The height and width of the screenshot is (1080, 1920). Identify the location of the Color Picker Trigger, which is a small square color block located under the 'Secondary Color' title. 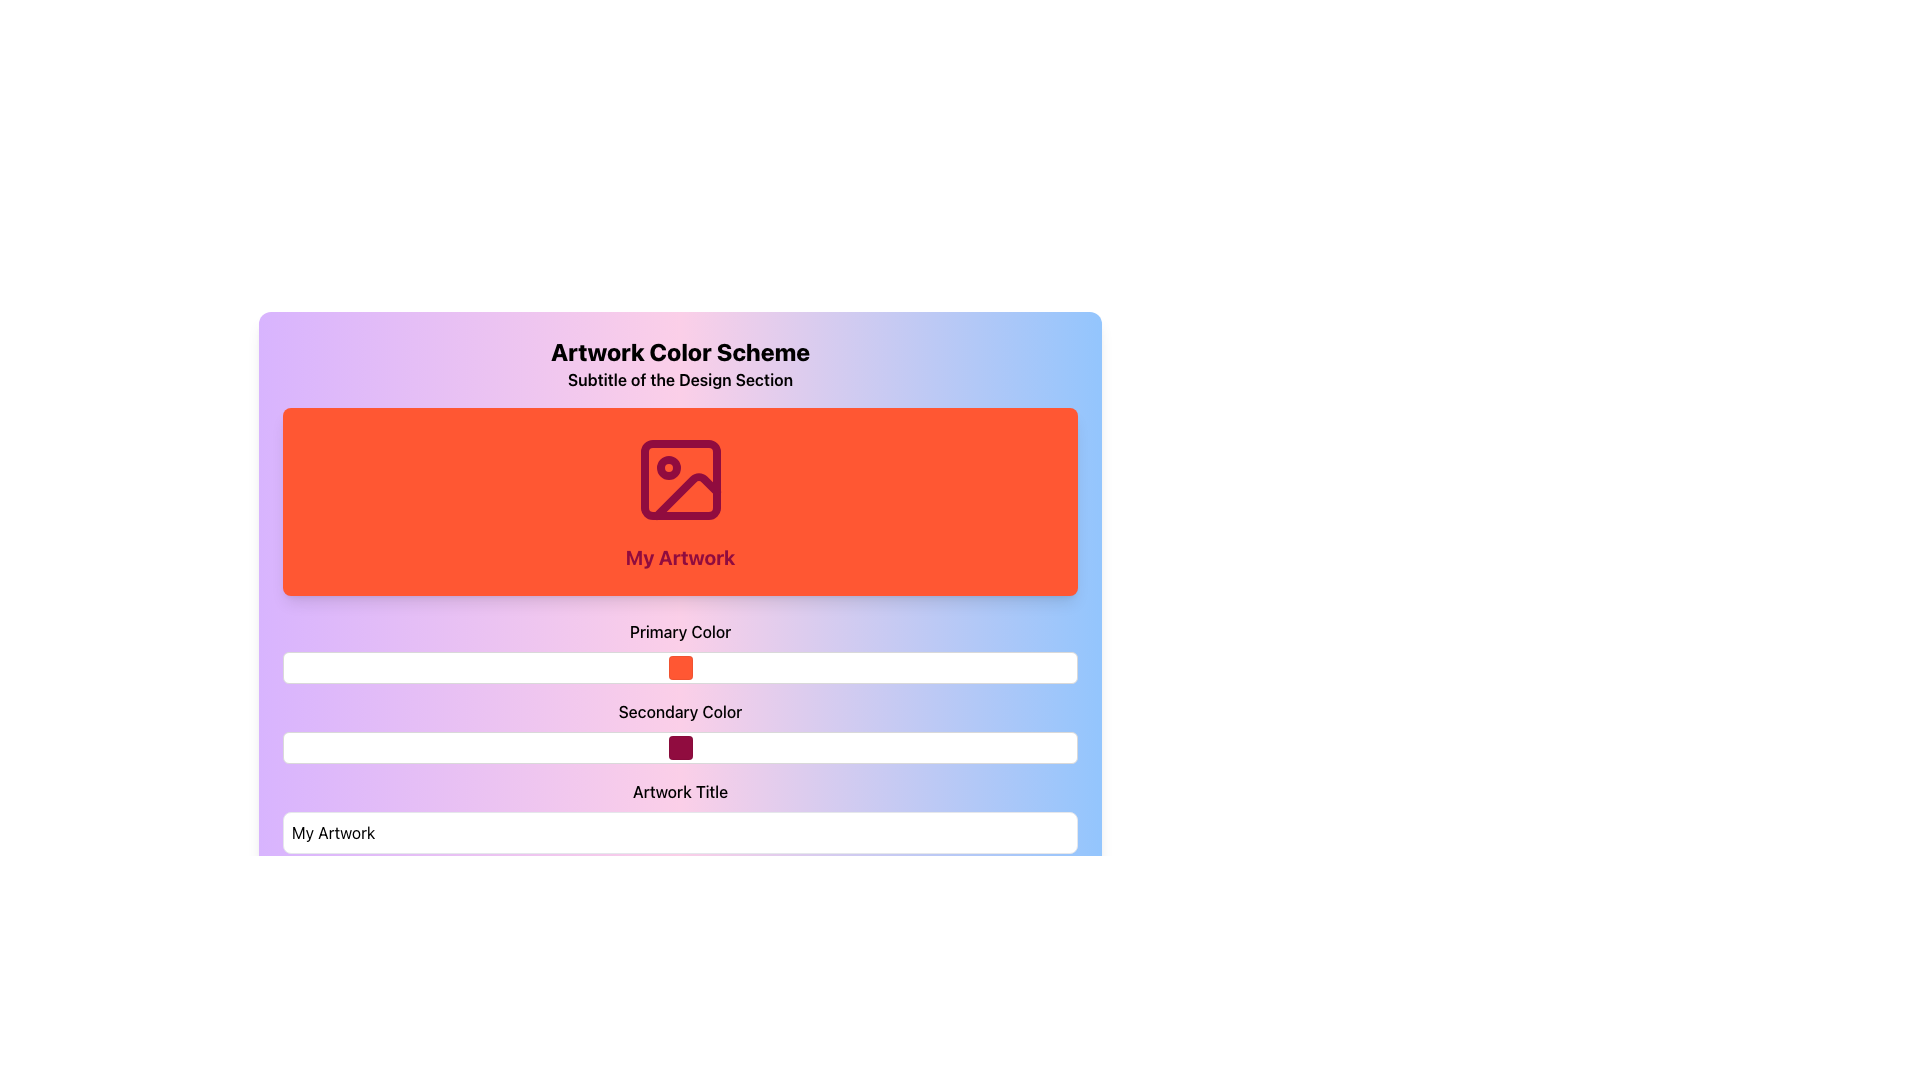
(680, 748).